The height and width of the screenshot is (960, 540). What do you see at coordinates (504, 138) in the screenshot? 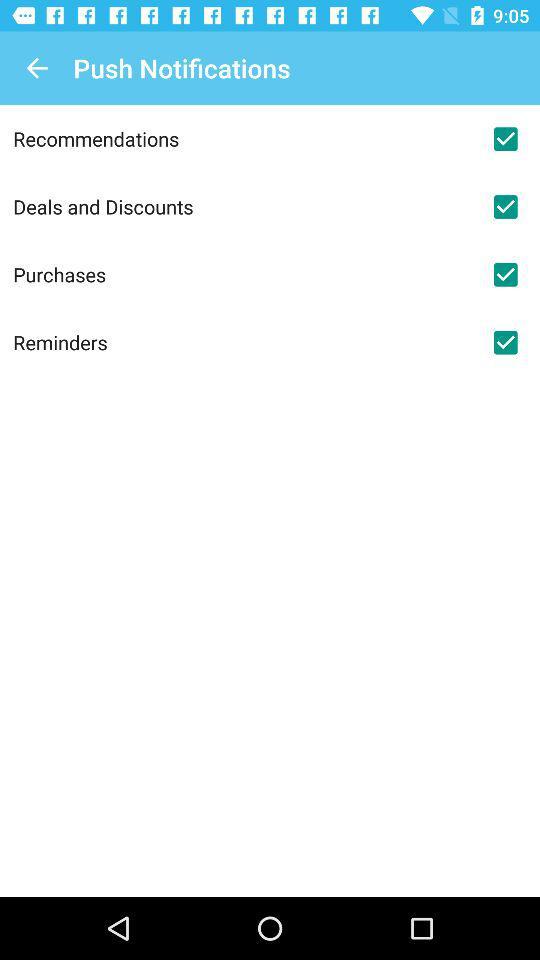
I see `off on` at bounding box center [504, 138].